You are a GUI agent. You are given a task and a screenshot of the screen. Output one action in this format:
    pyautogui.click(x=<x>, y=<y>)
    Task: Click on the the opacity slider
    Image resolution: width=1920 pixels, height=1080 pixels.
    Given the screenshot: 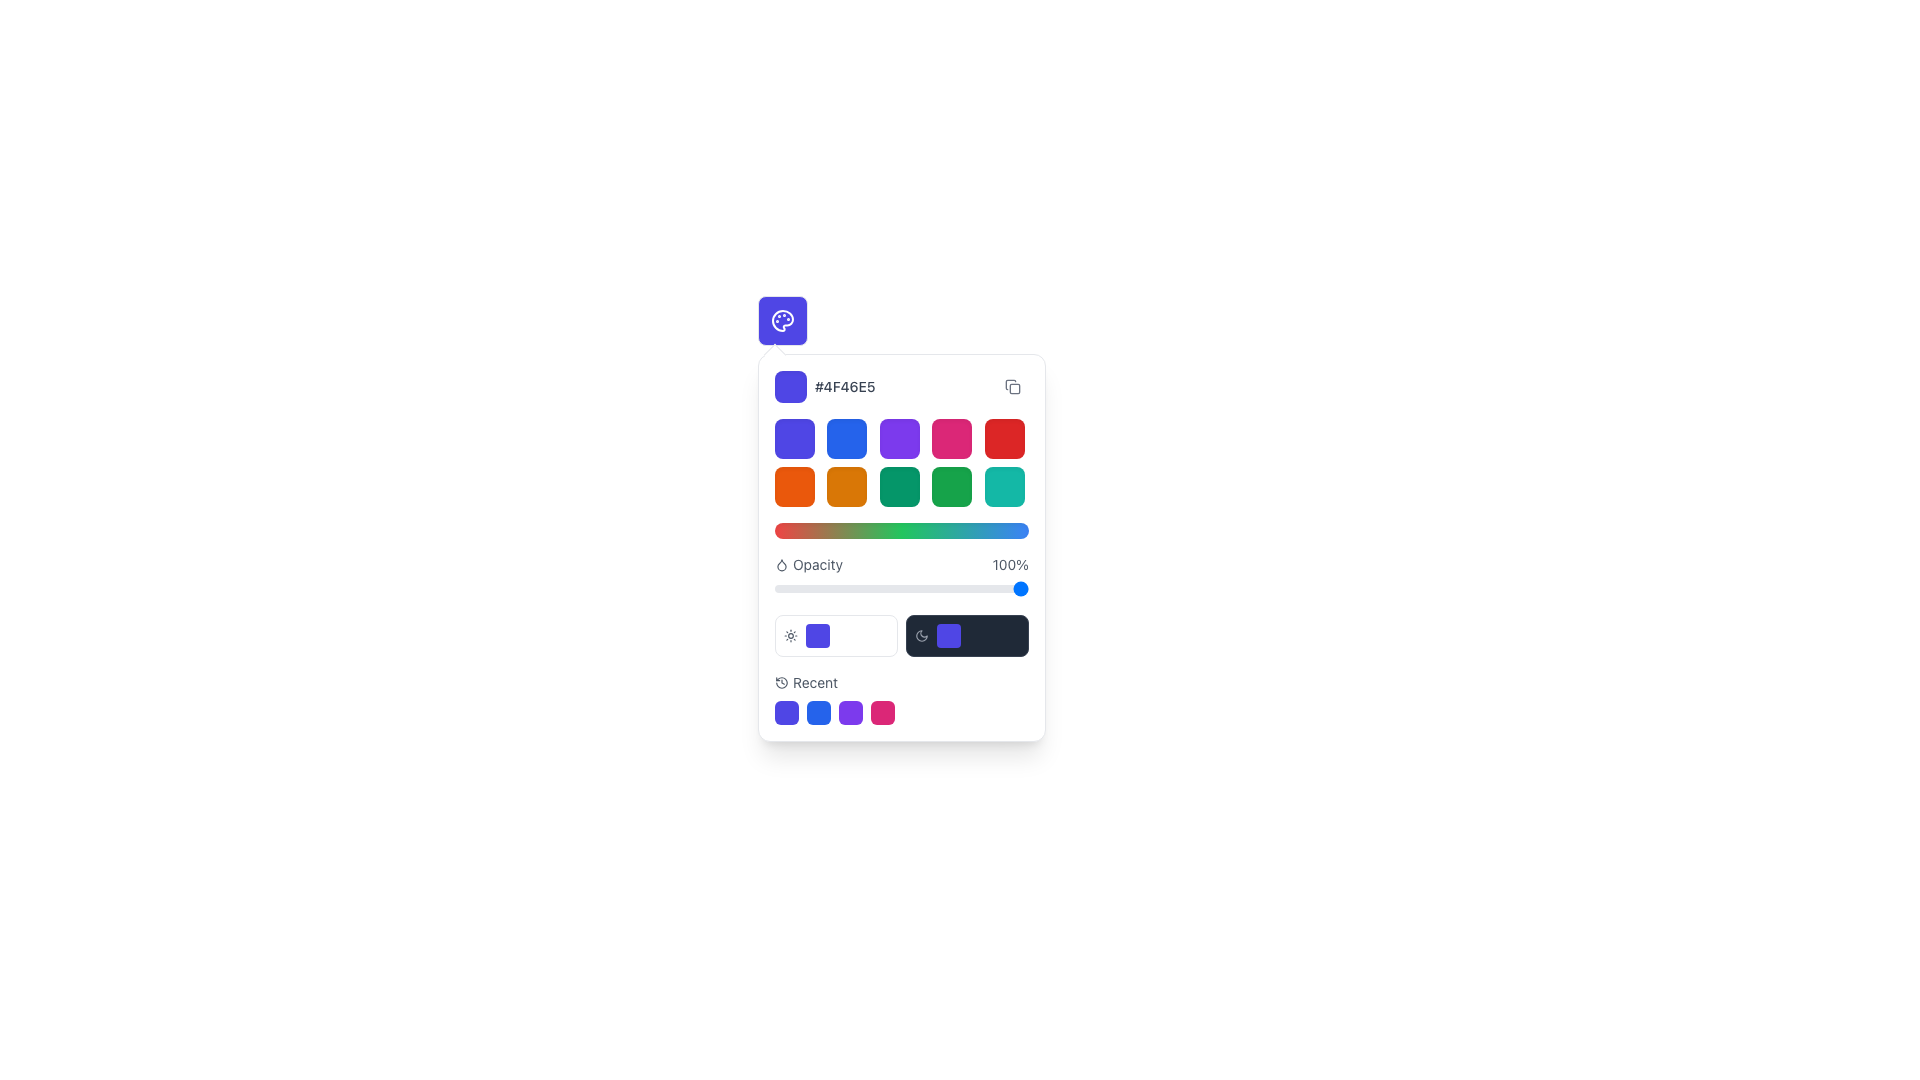 What is the action you would take?
    pyautogui.click(x=779, y=588)
    